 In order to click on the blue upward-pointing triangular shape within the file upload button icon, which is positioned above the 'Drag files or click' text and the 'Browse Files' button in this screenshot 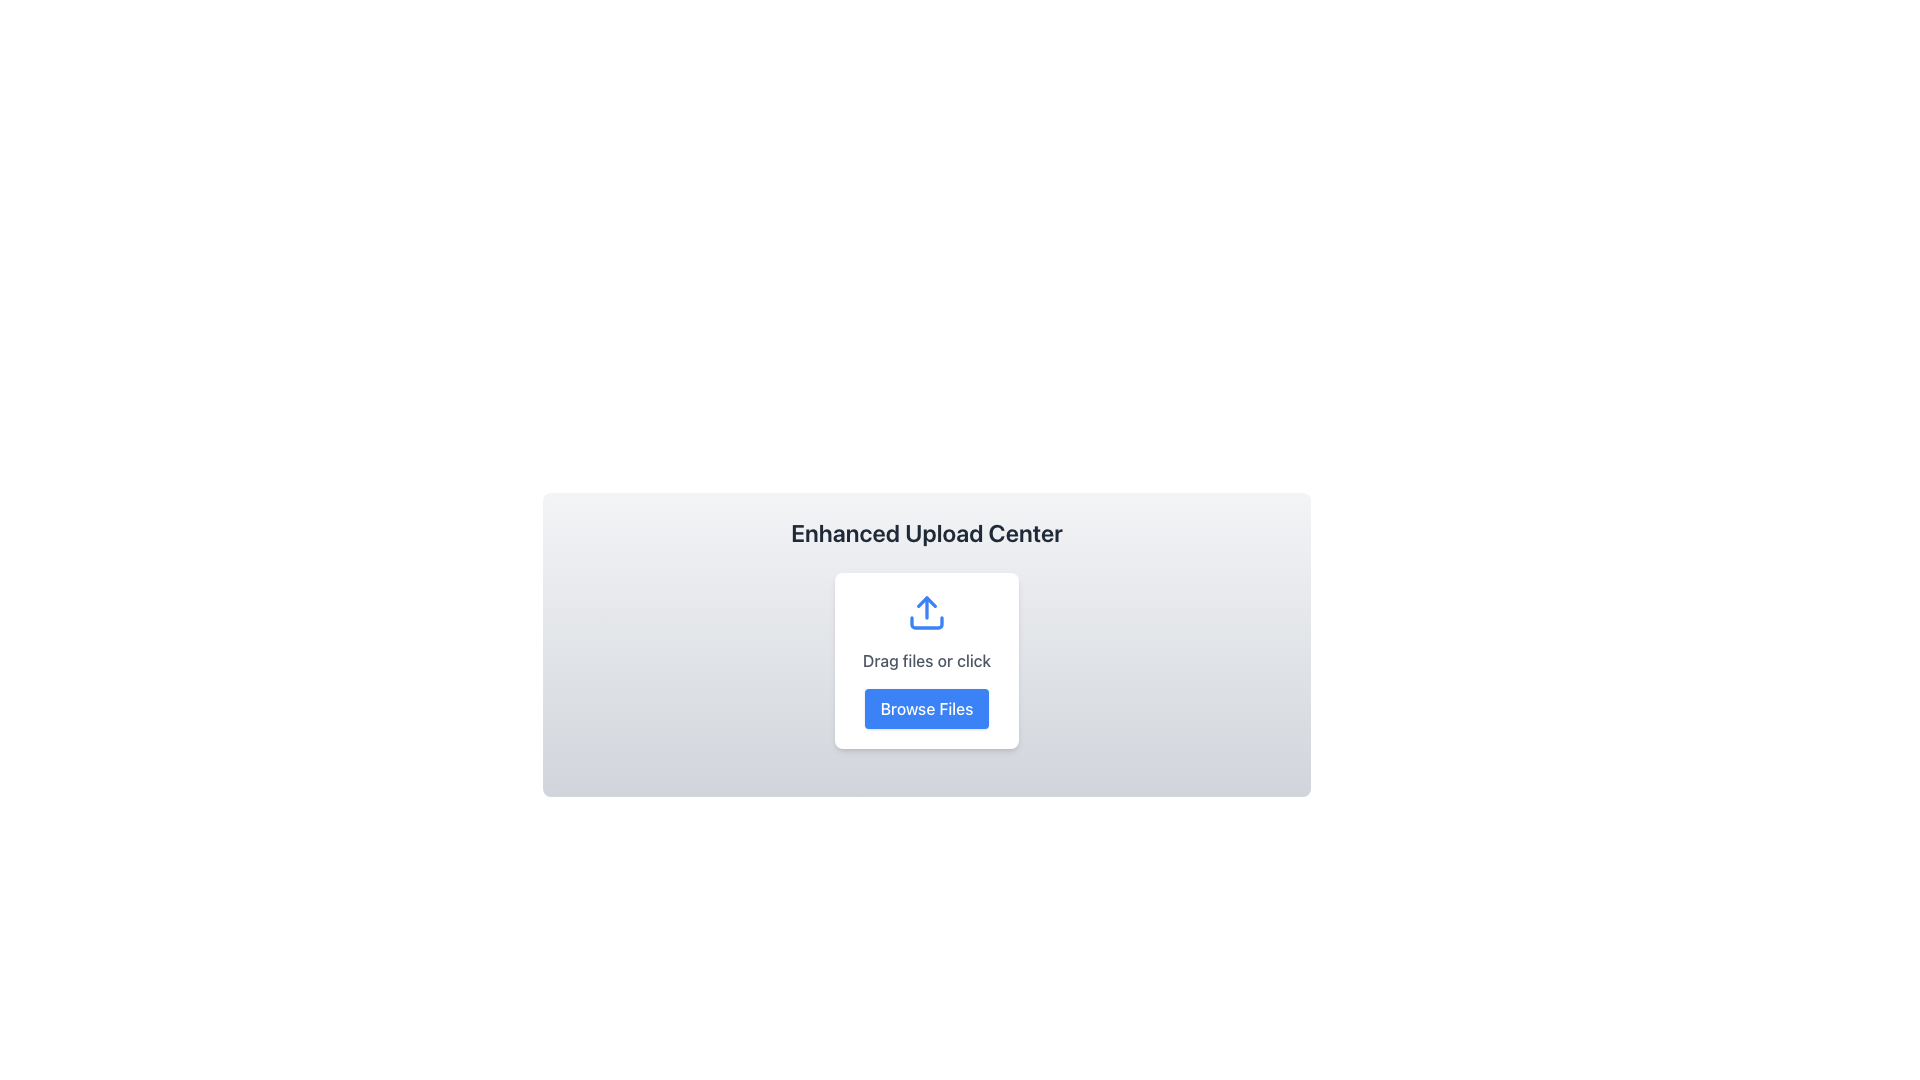, I will do `click(925, 600)`.